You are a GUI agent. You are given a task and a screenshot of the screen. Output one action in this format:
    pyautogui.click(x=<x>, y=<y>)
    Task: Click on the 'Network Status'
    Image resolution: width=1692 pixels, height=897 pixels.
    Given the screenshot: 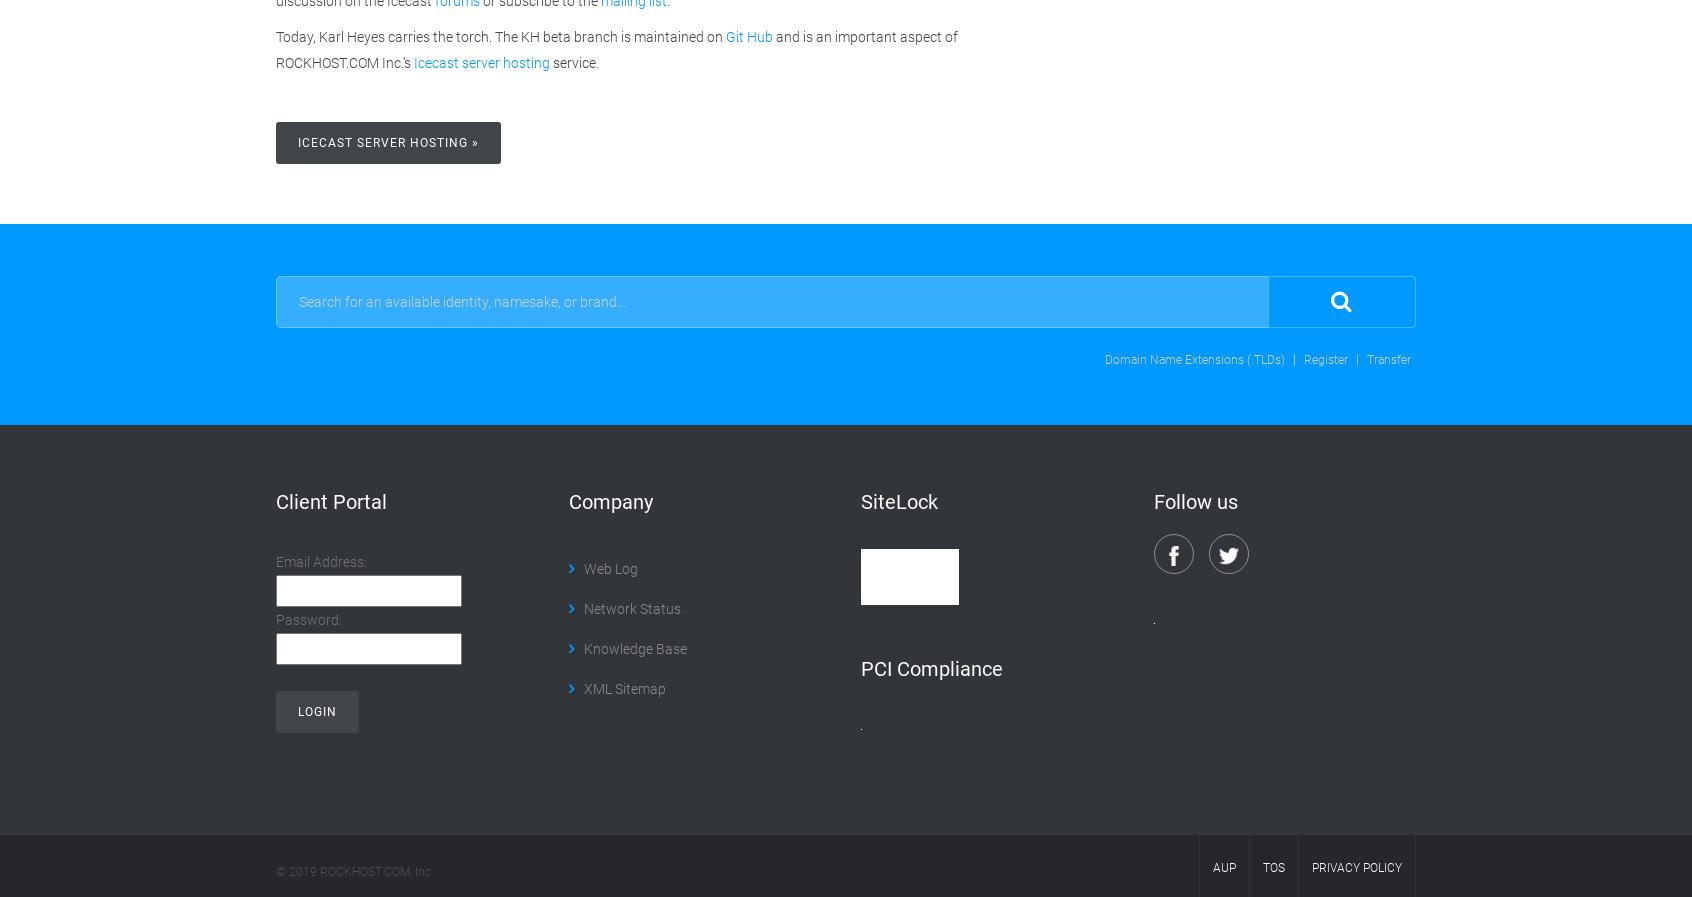 What is the action you would take?
    pyautogui.click(x=582, y=607)
    